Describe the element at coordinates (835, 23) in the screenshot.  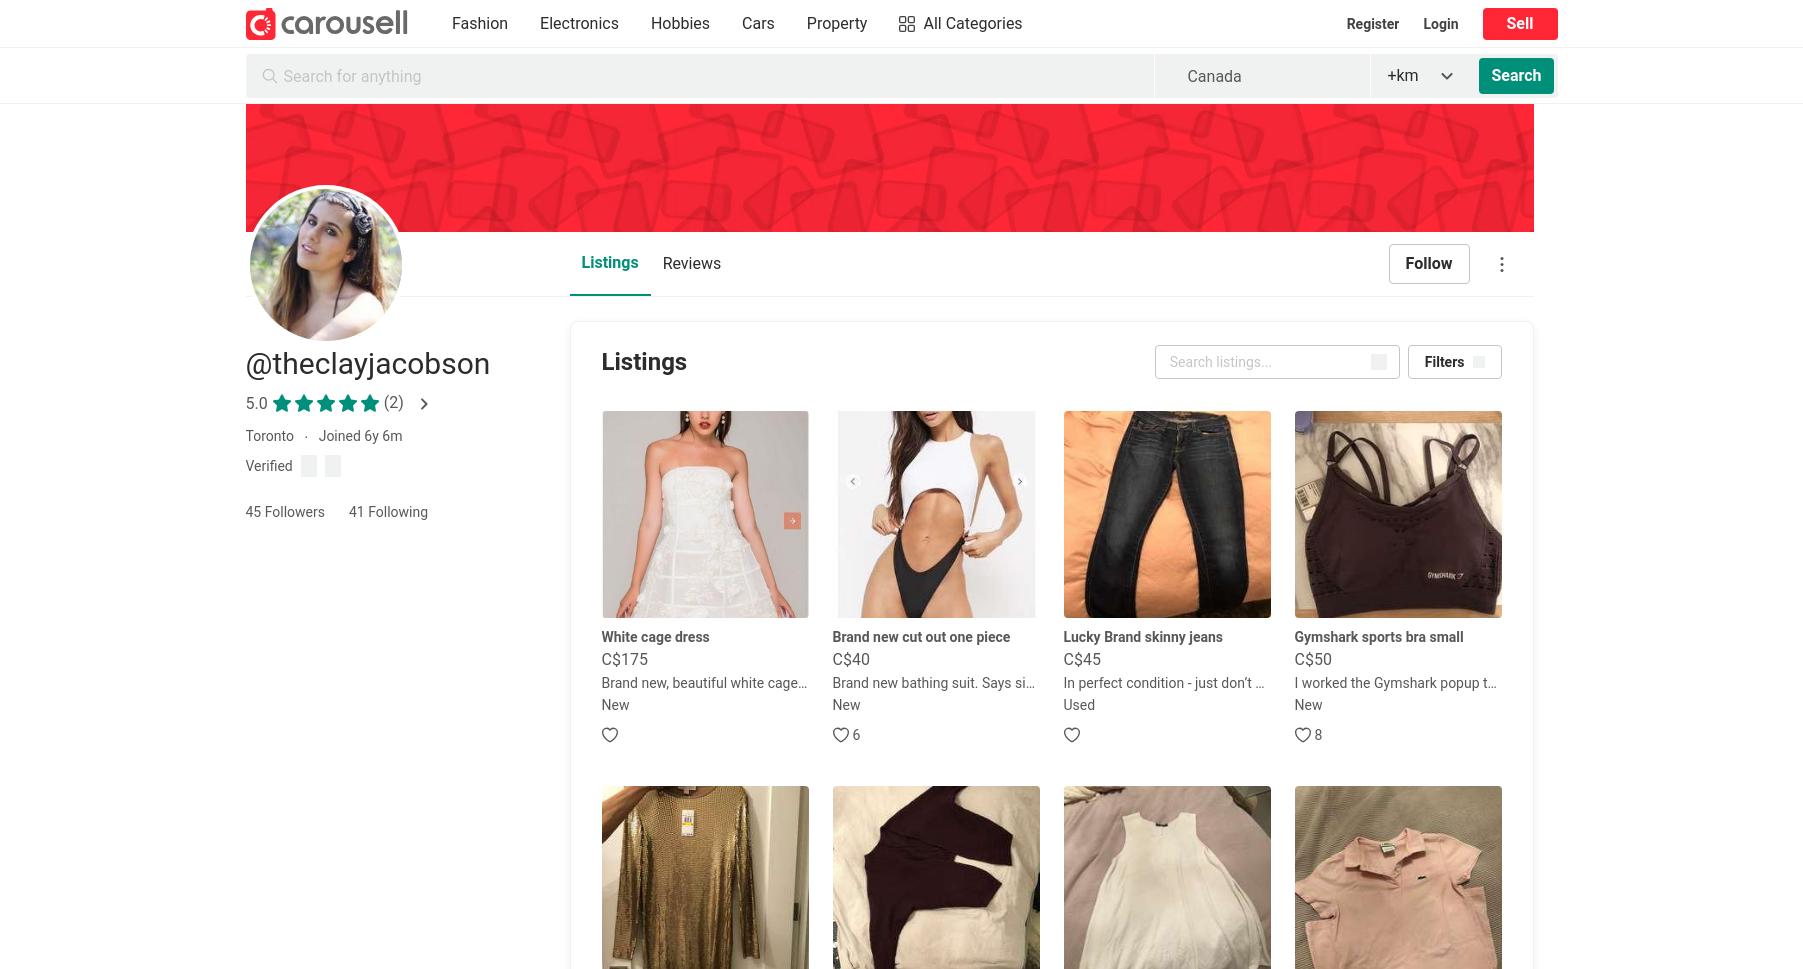
I see `'Property'` at that location.